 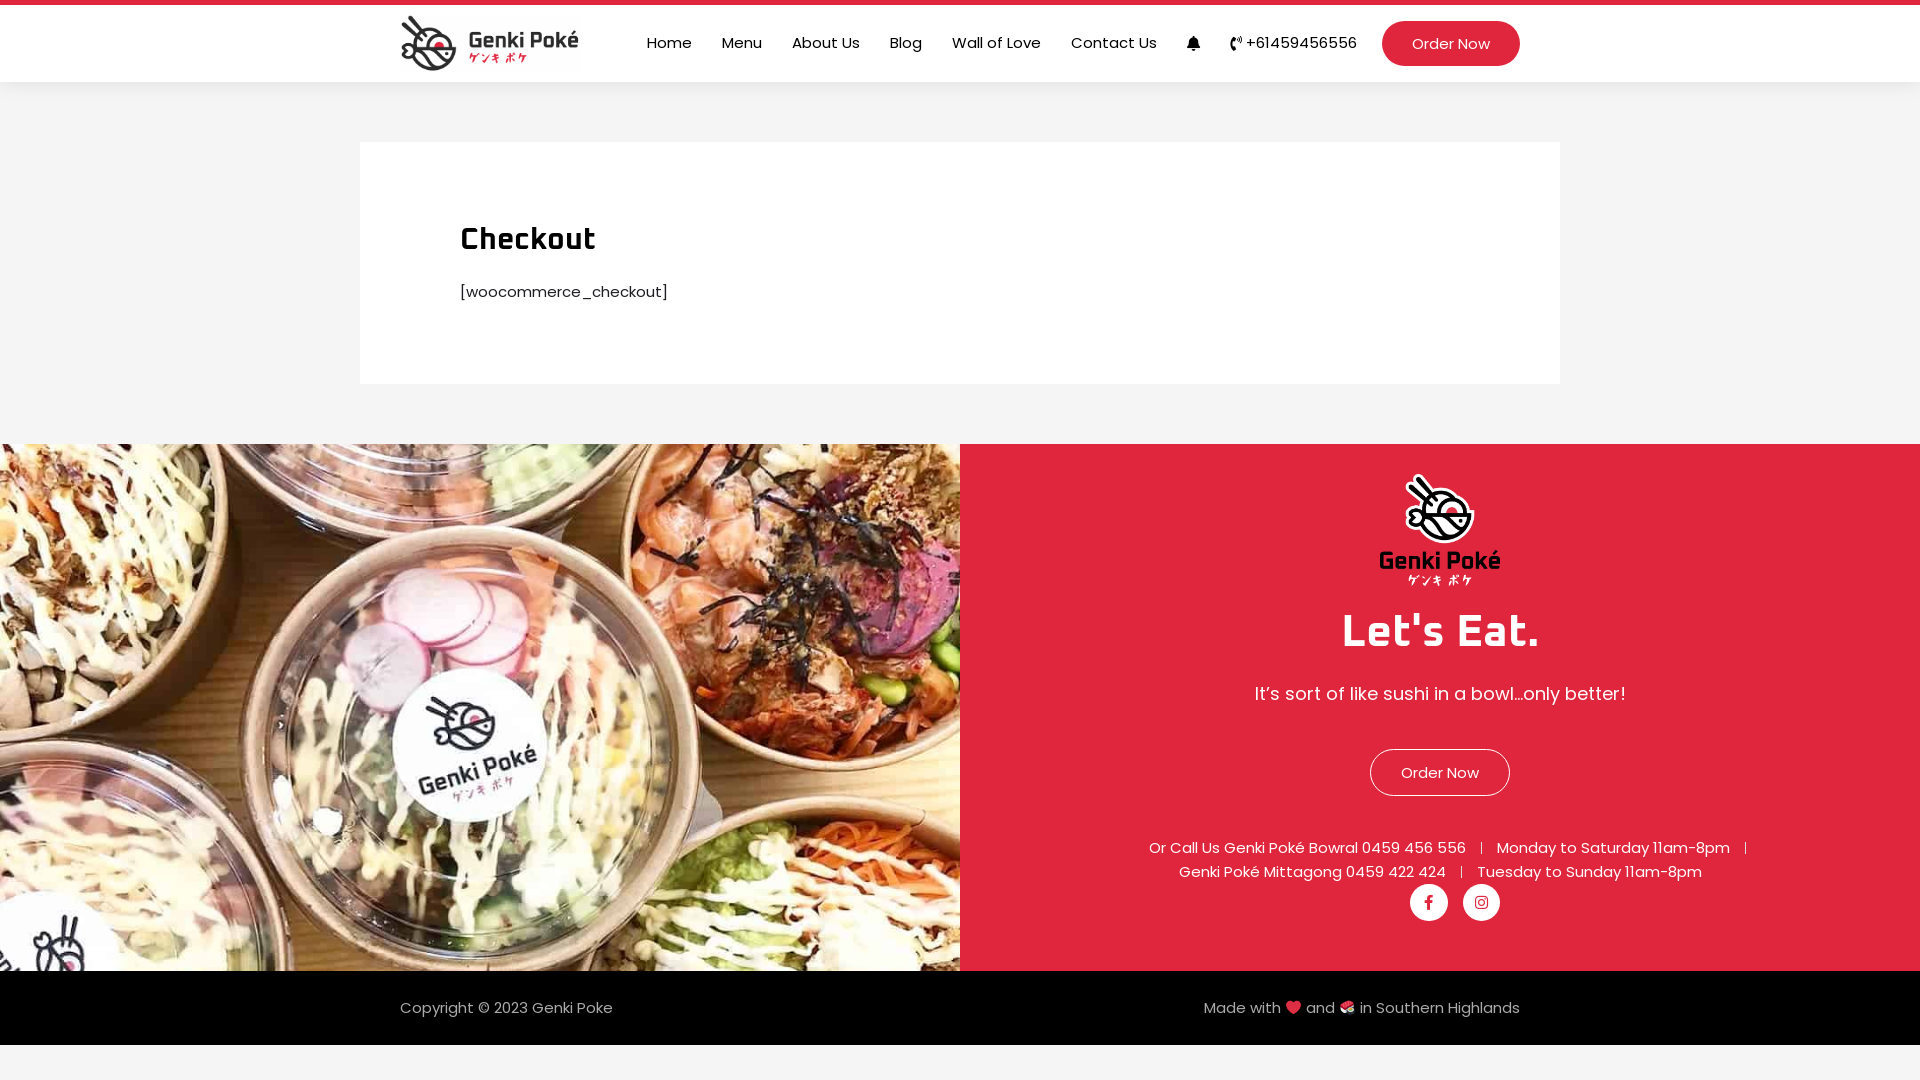 I want to click on 'Monday to Saturday 11am-8pm', so click(x=1613, y=848).